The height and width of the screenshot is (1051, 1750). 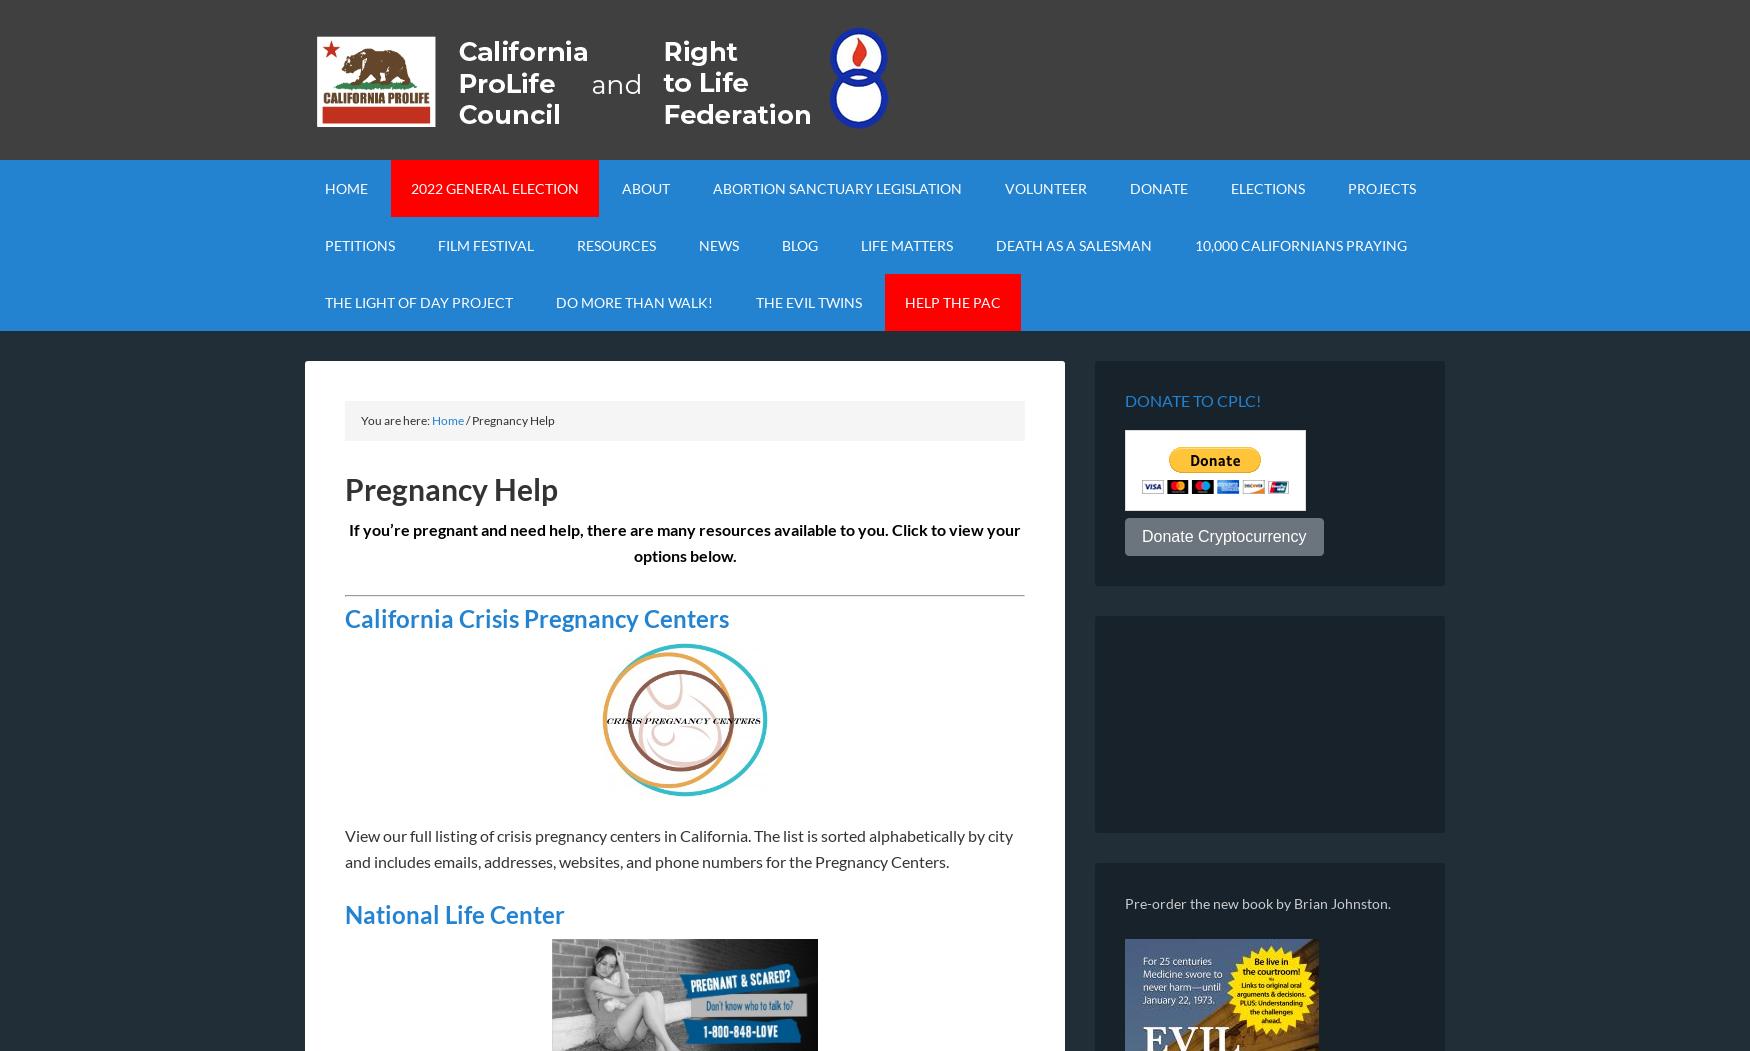 What do you see at coordinates (906, 245) in the screenshot?
I see `'Life Matters'` at bounding box center [906, 245].